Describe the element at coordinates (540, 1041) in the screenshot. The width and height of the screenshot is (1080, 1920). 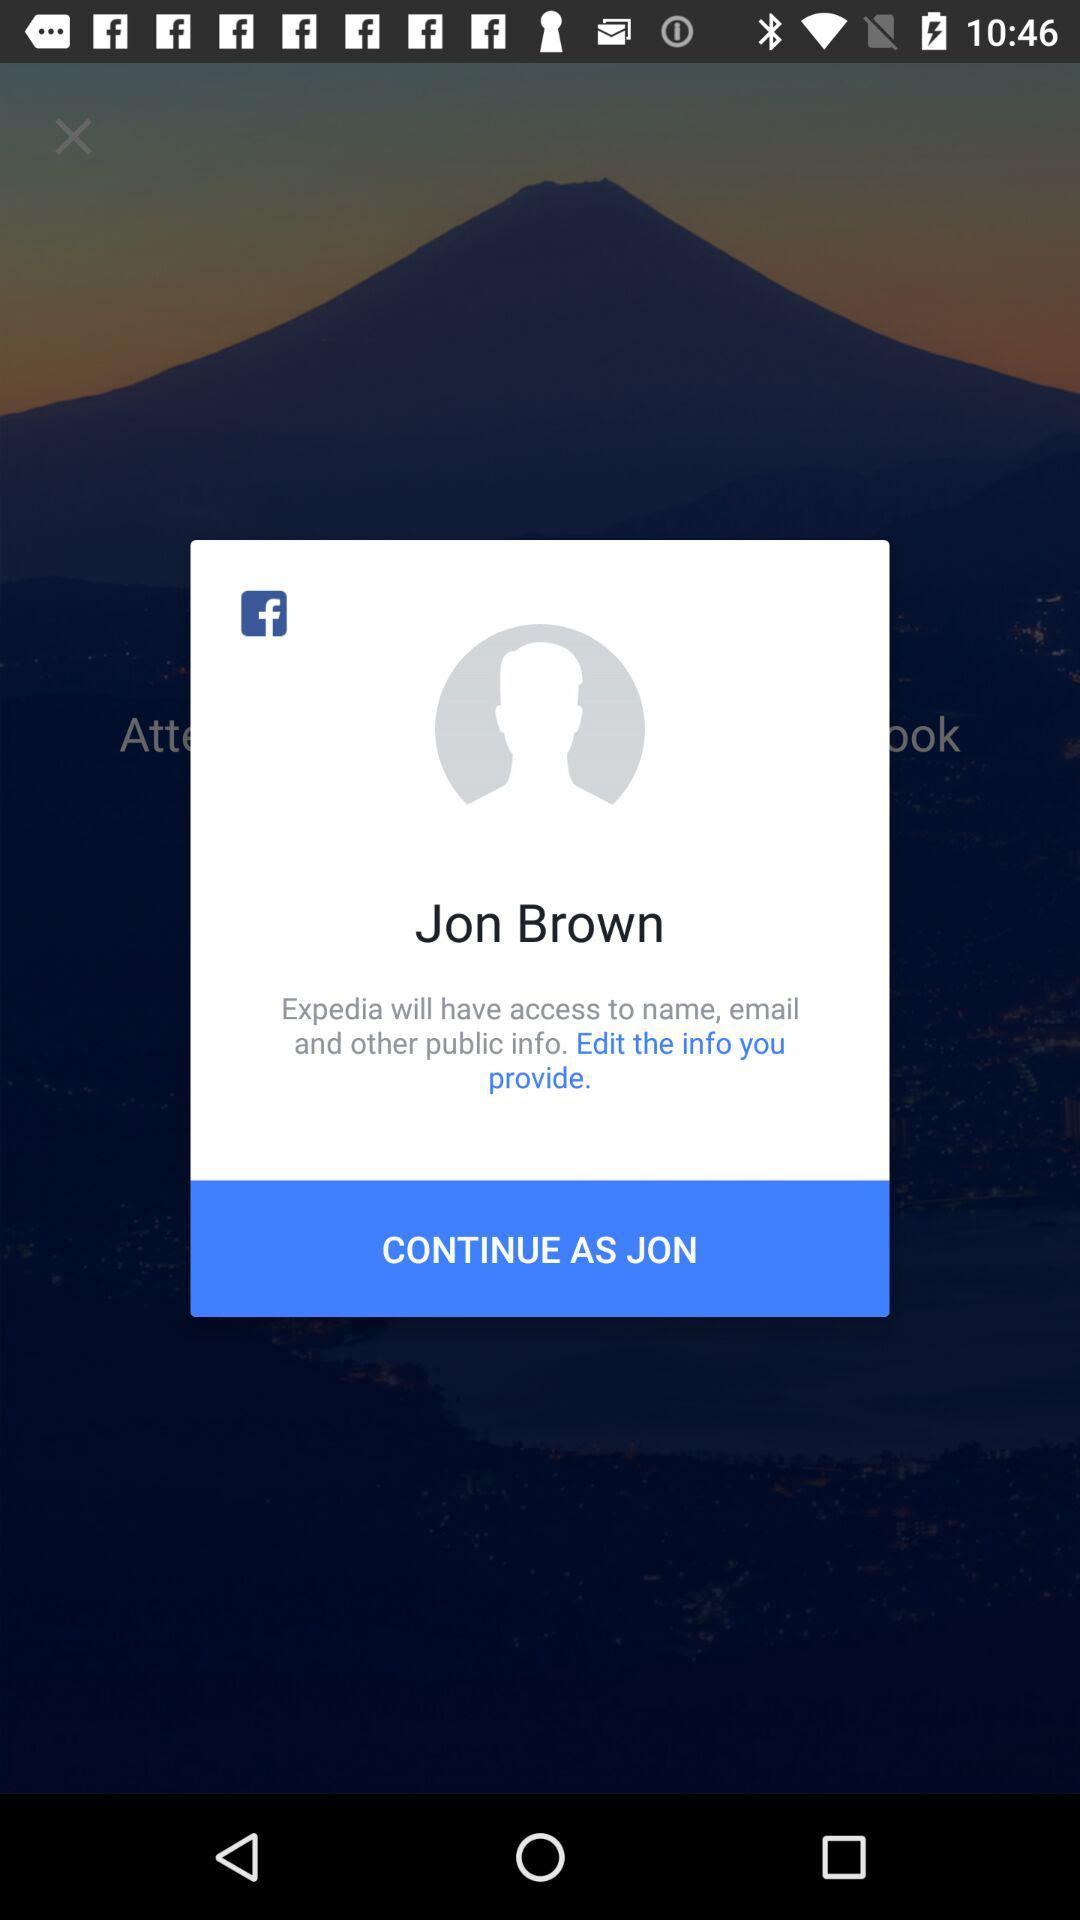
I see `the item above continue as jon item` at that location.